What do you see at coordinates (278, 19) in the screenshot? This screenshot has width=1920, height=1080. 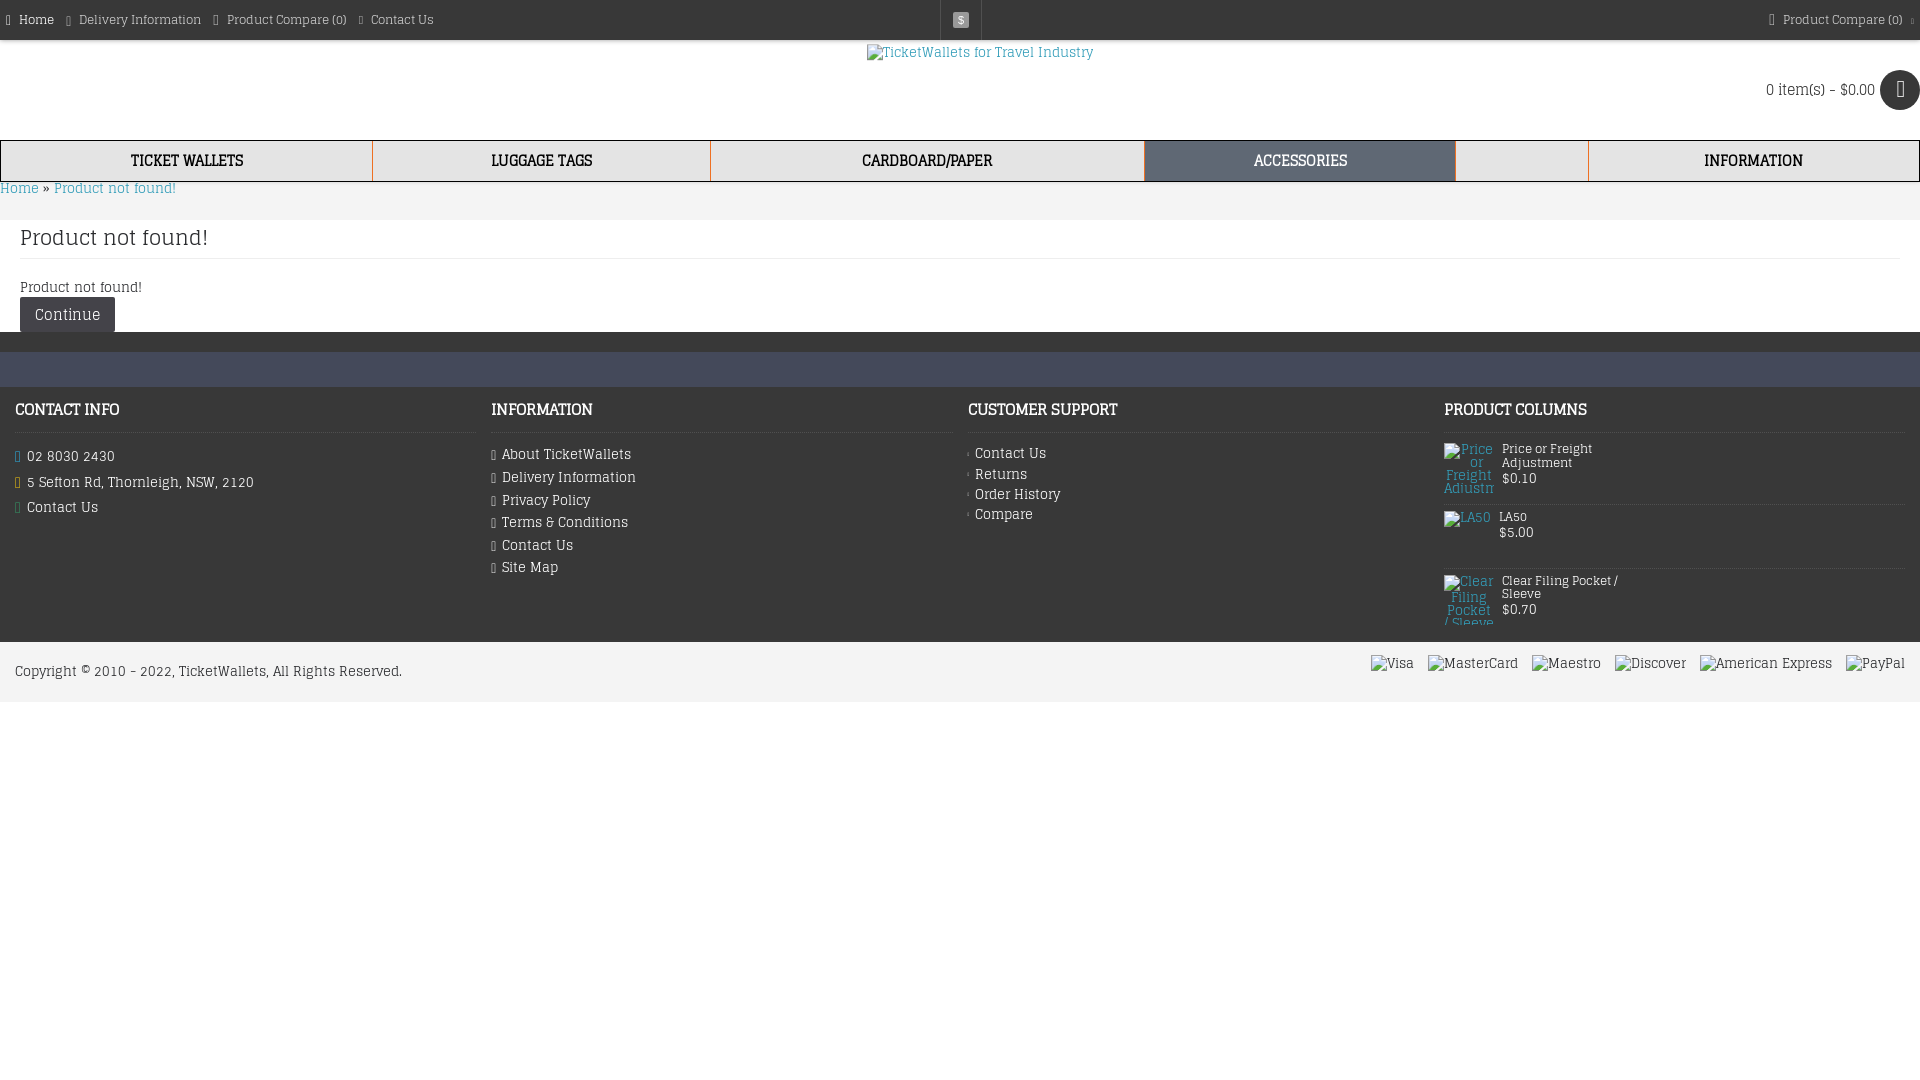 I see `'Product Compare (0)'` at bounding box center [278, 19].